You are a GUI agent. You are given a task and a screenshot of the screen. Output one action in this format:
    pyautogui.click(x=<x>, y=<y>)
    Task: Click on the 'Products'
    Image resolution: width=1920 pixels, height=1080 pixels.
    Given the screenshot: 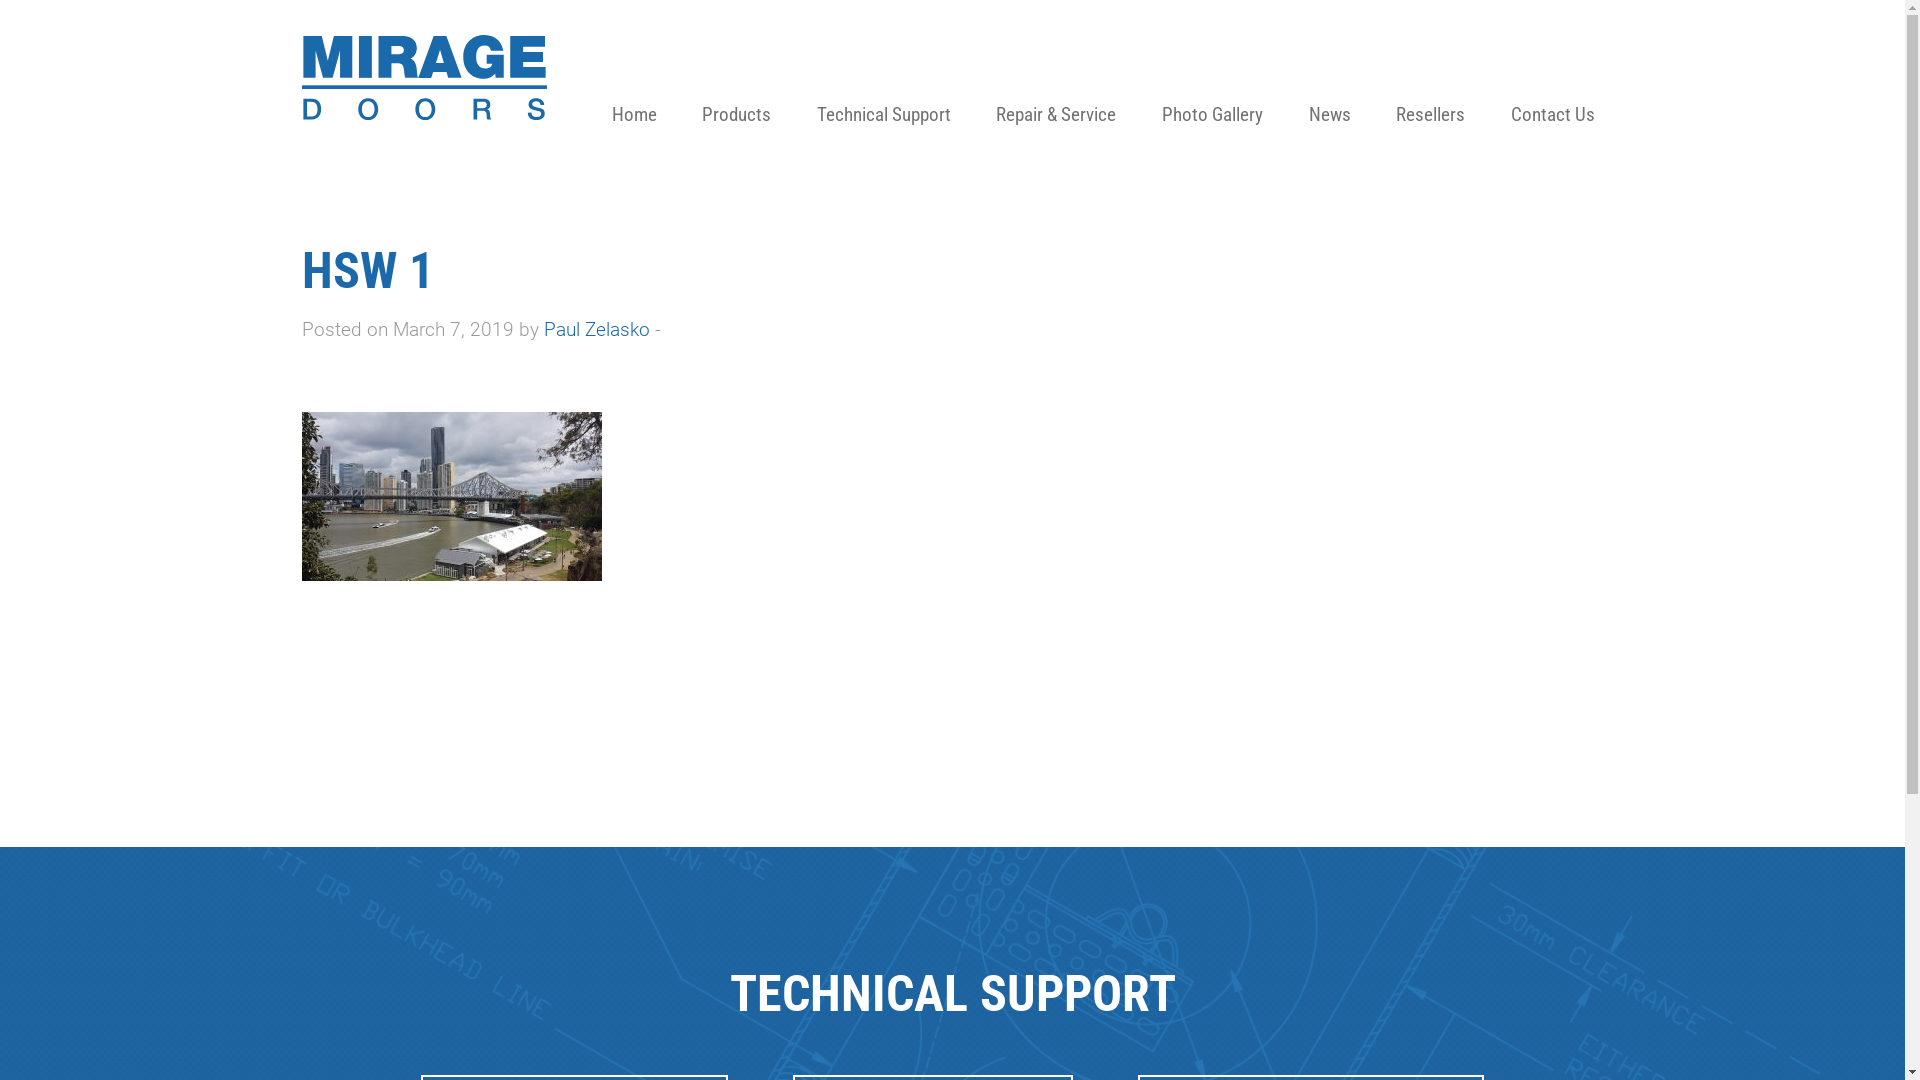 What is the action you would take?
    pyautogui.click(x=735, y=80)
    